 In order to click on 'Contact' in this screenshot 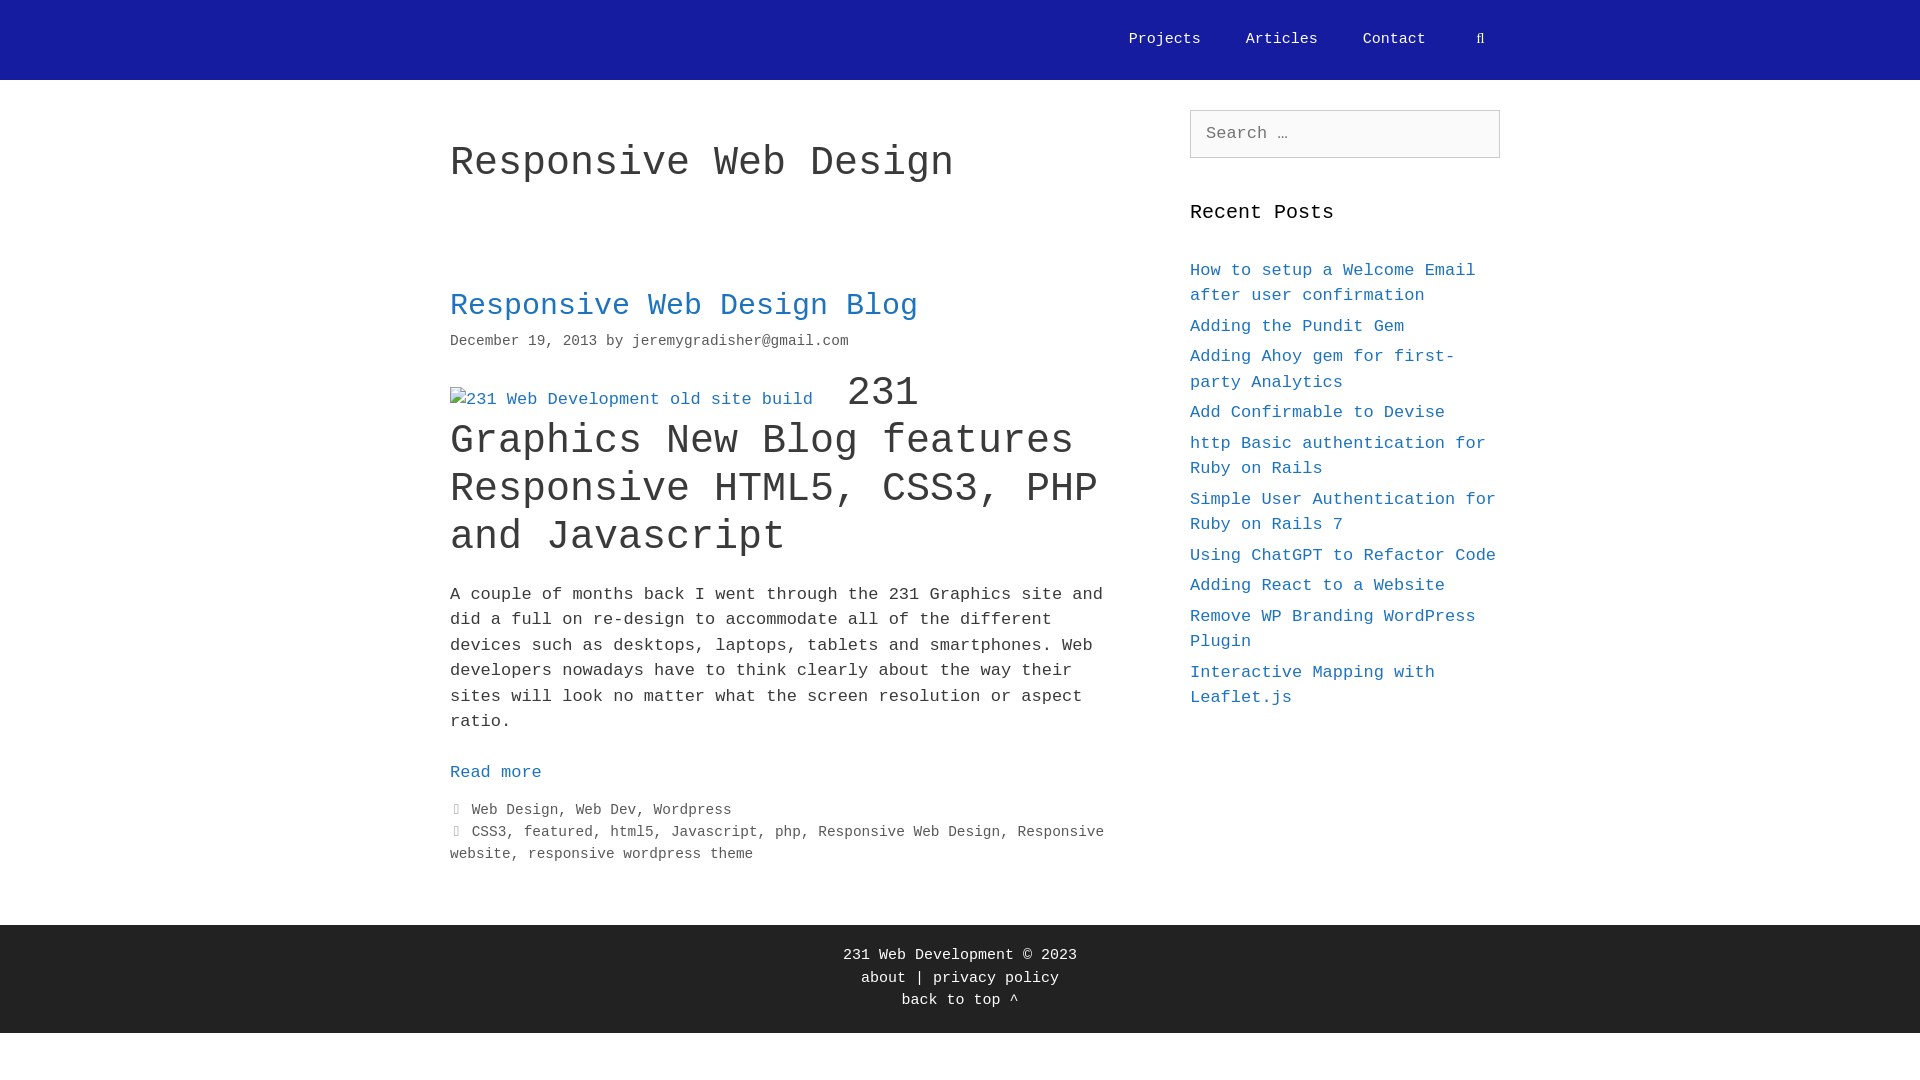, I will do `click(1393, 39)`.